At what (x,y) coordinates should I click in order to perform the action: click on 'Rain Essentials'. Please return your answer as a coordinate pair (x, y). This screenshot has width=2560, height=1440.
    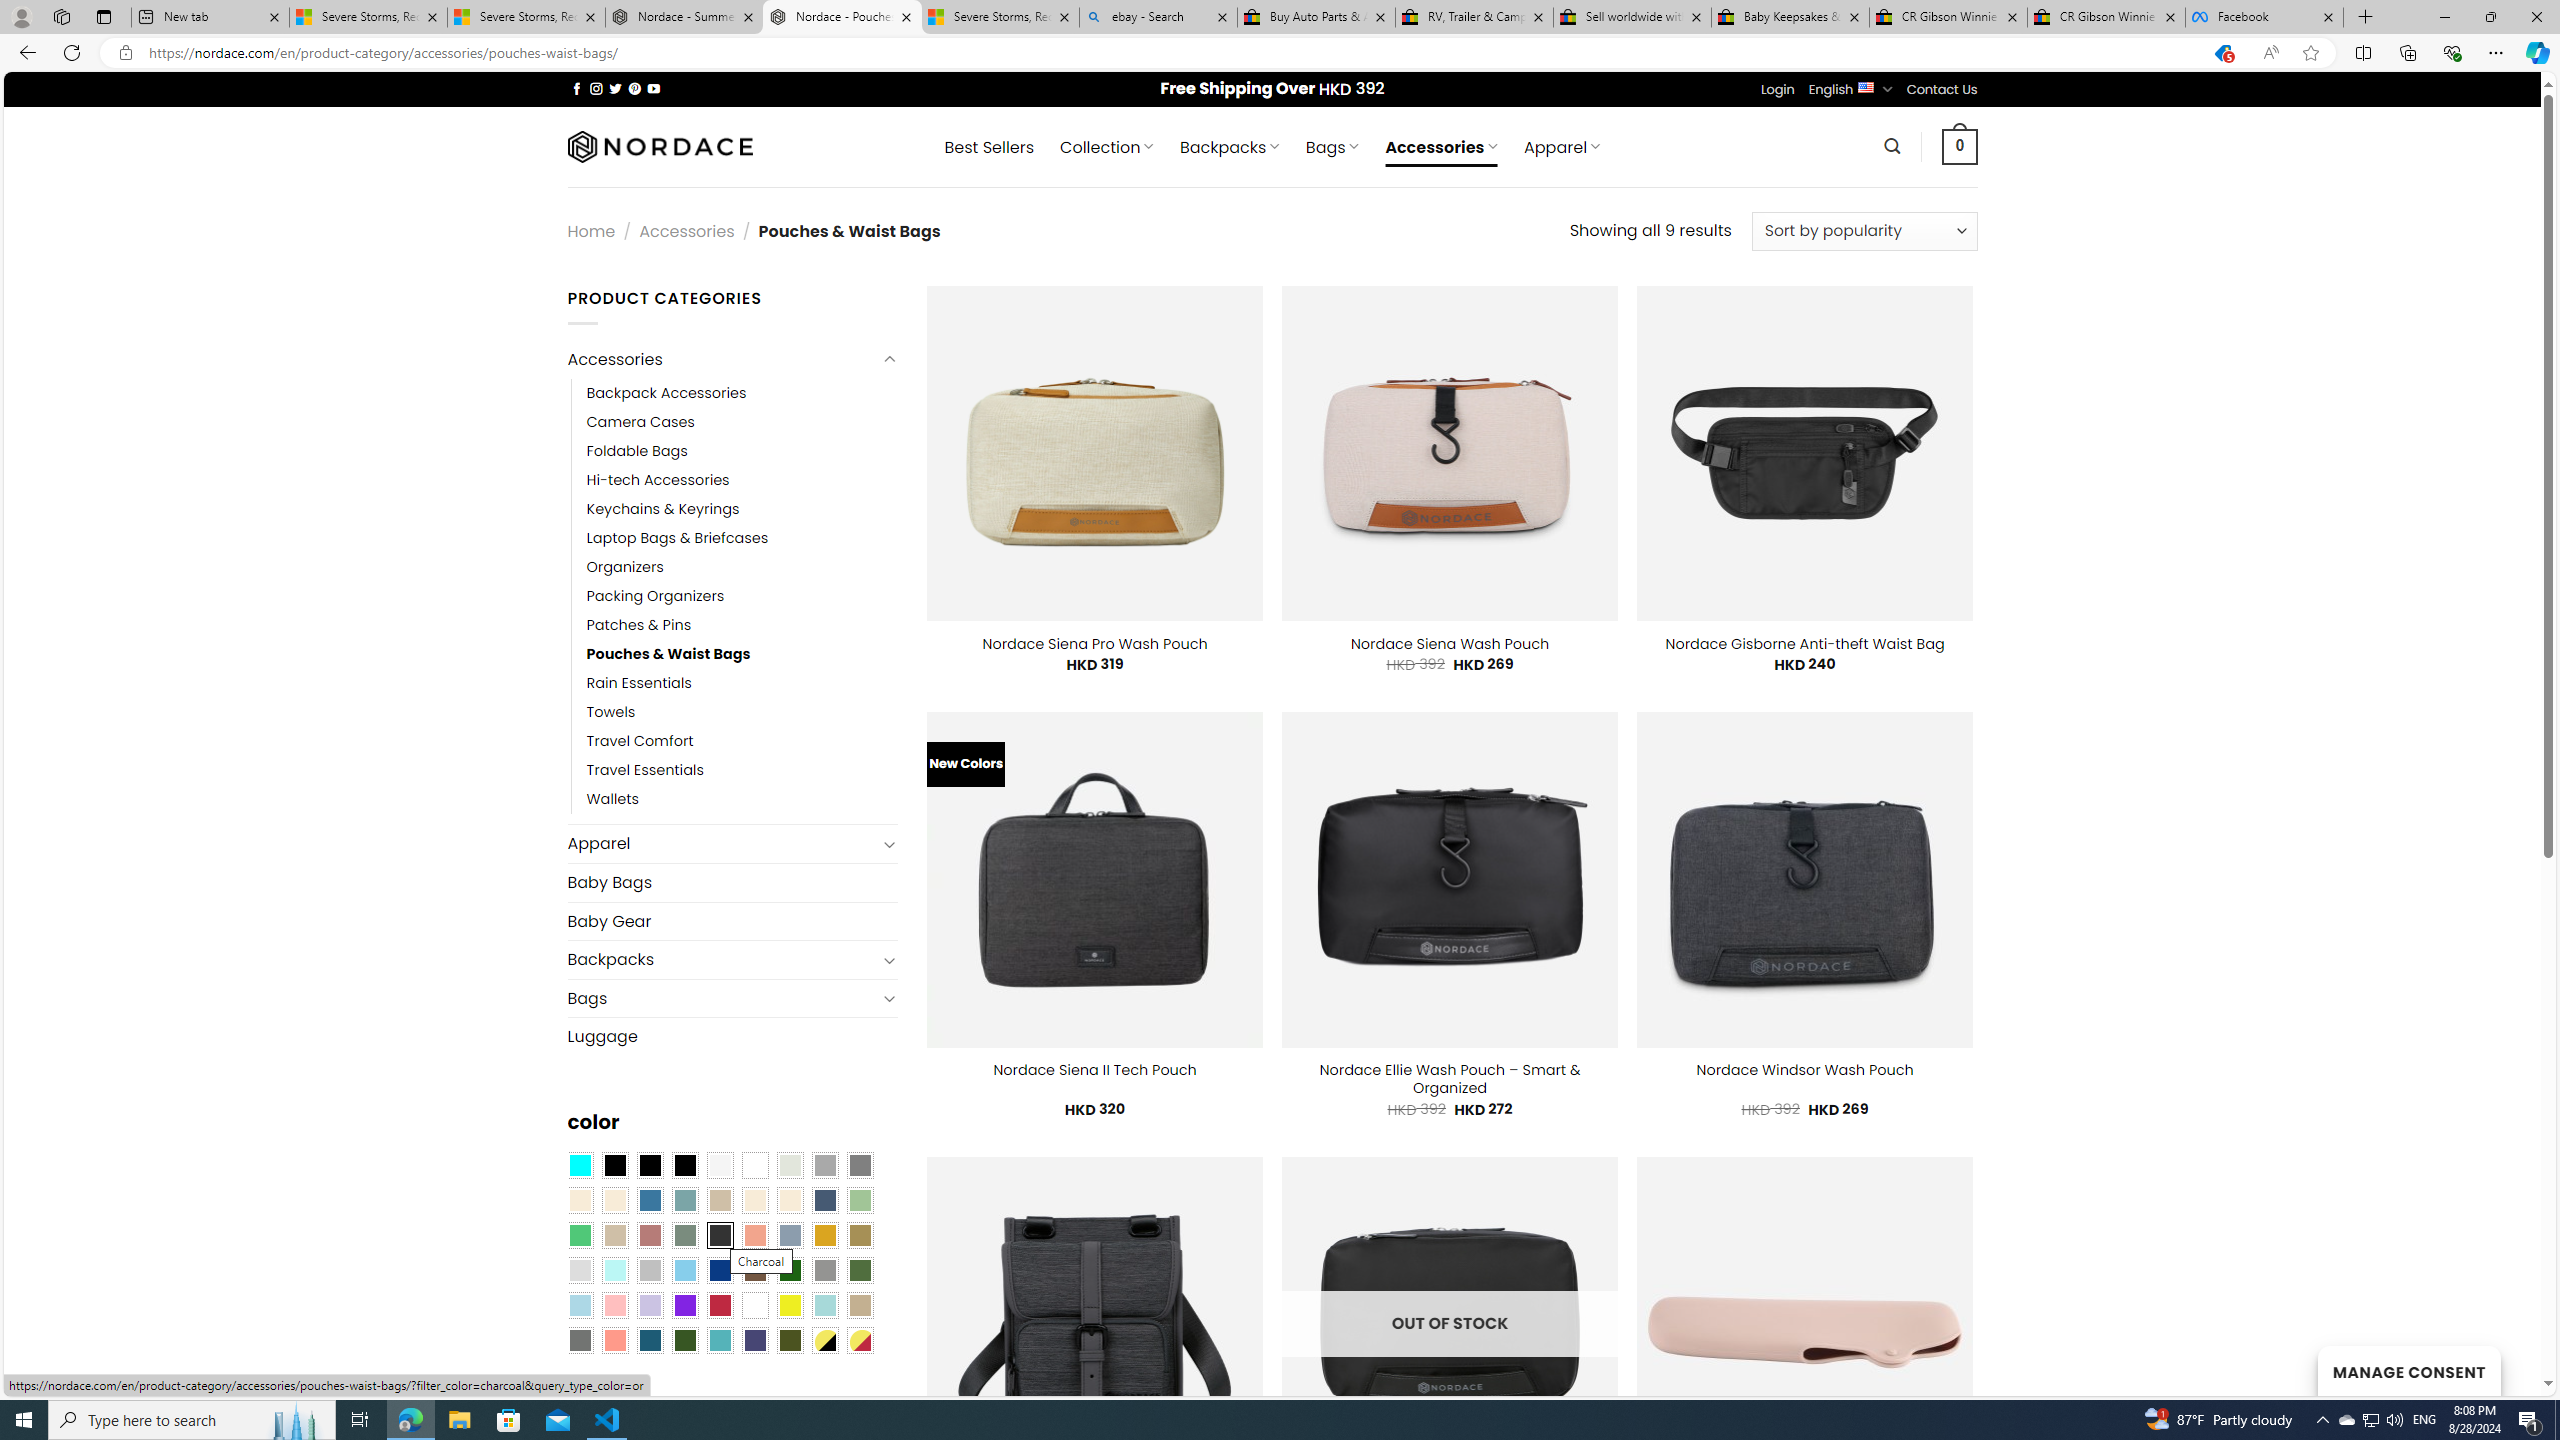
    Looking at the image, I should click on (637, 683).